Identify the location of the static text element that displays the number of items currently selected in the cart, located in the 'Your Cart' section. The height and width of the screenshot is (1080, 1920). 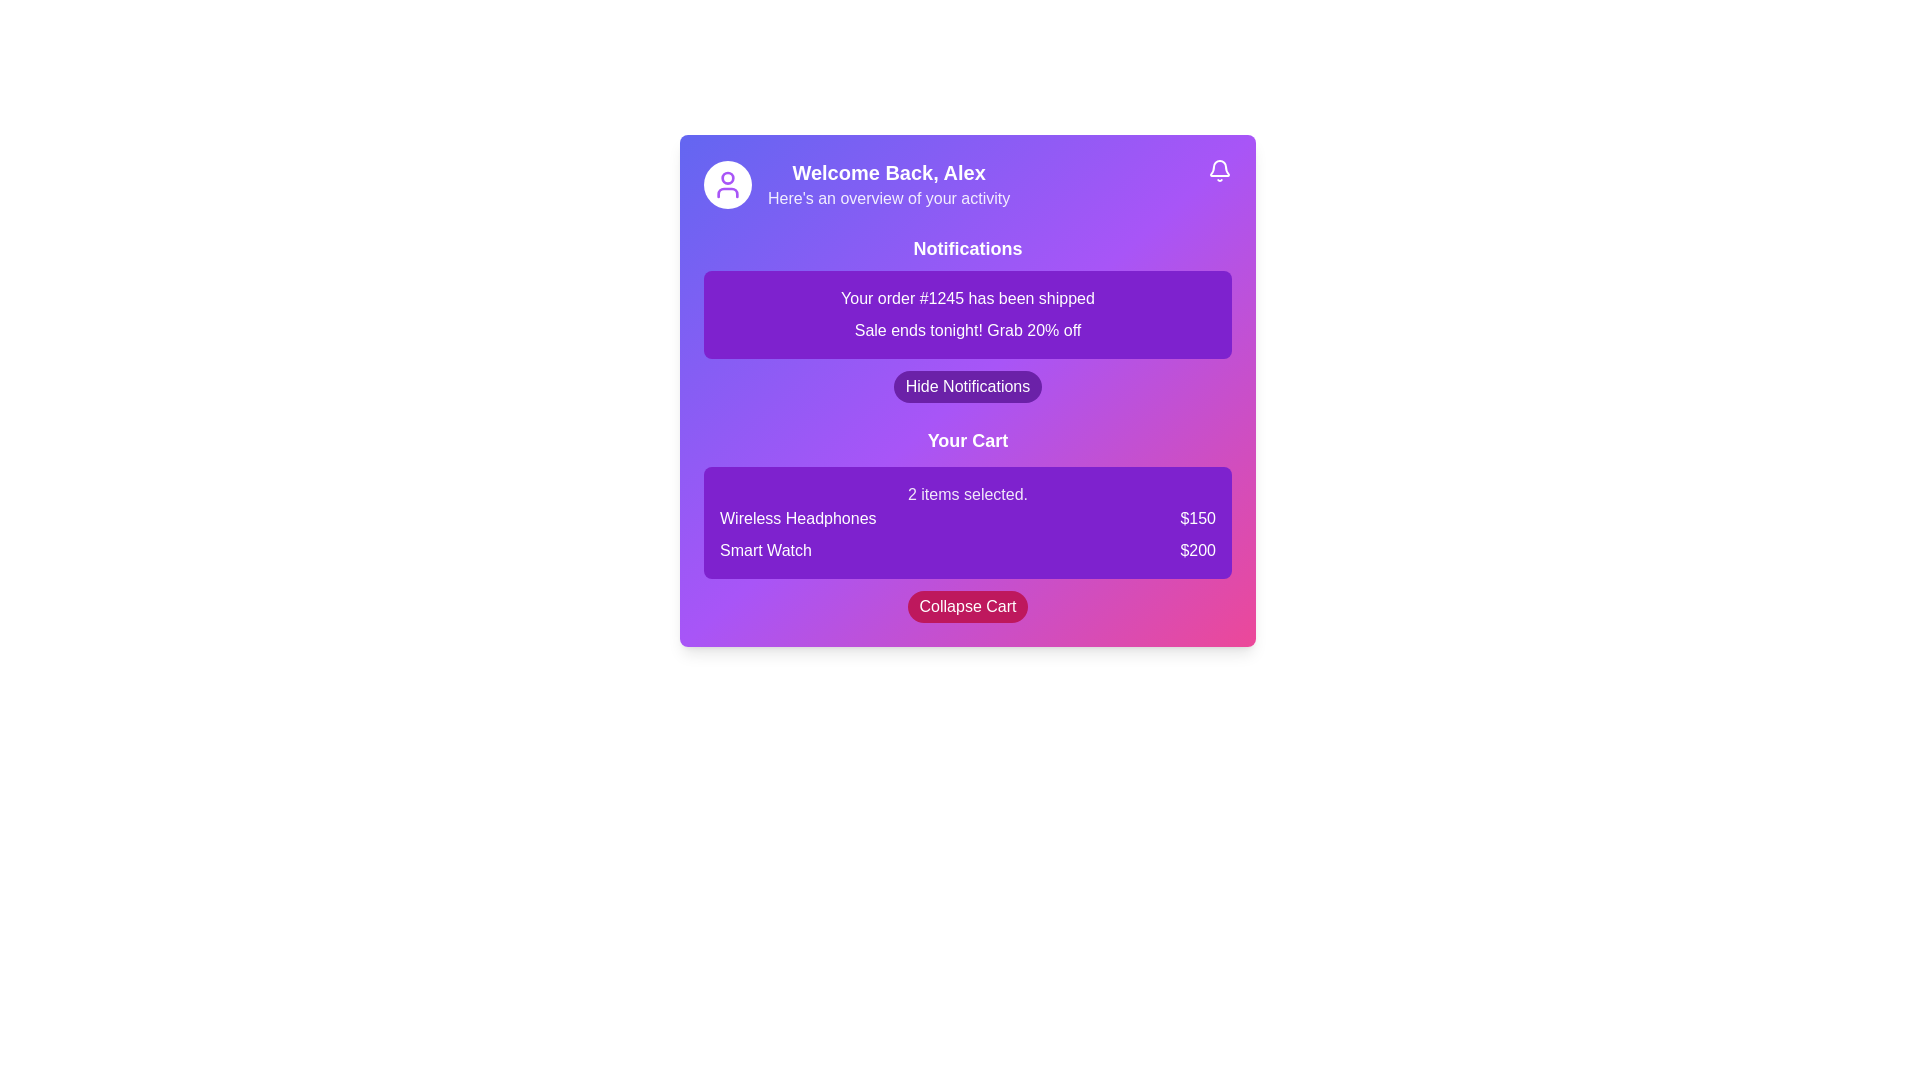
(968, 494).